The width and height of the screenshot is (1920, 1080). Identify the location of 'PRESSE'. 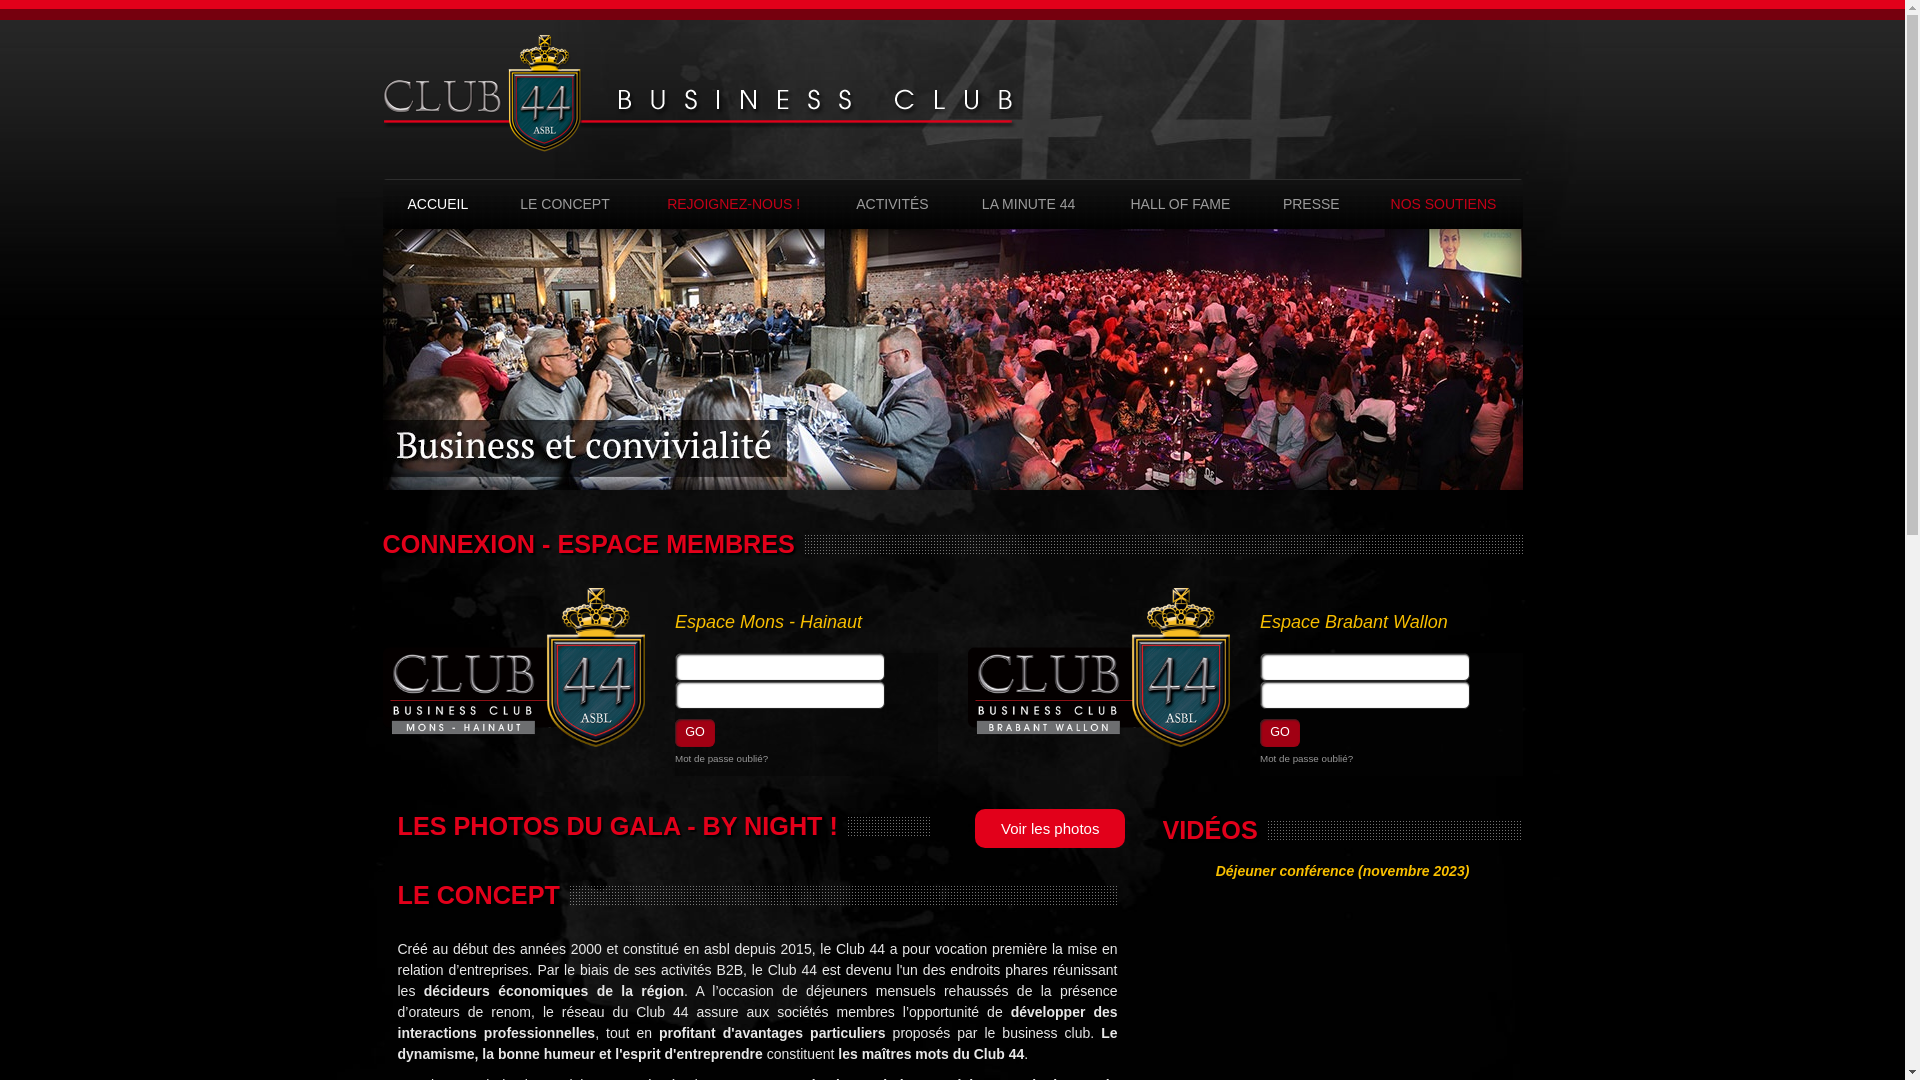
(1310, 204).